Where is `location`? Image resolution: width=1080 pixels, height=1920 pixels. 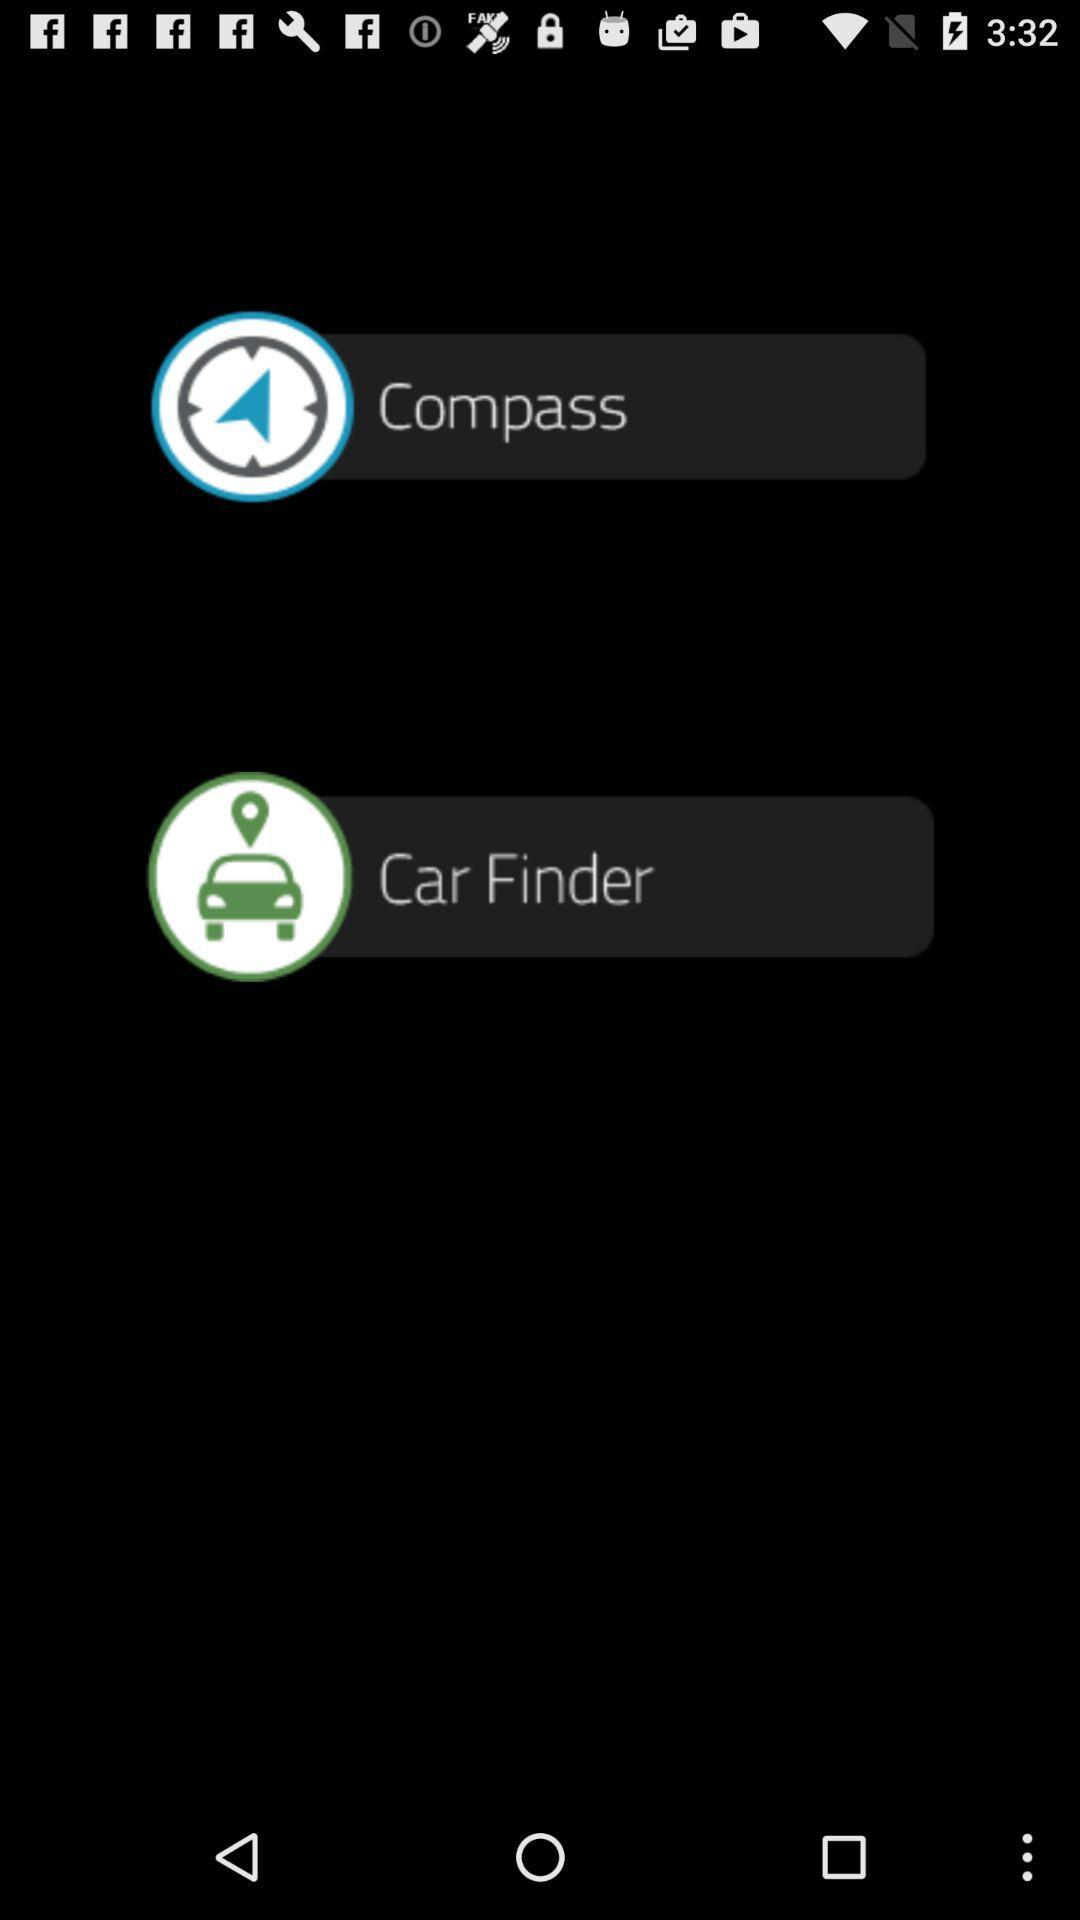
location is located at coordinates (540, 876).